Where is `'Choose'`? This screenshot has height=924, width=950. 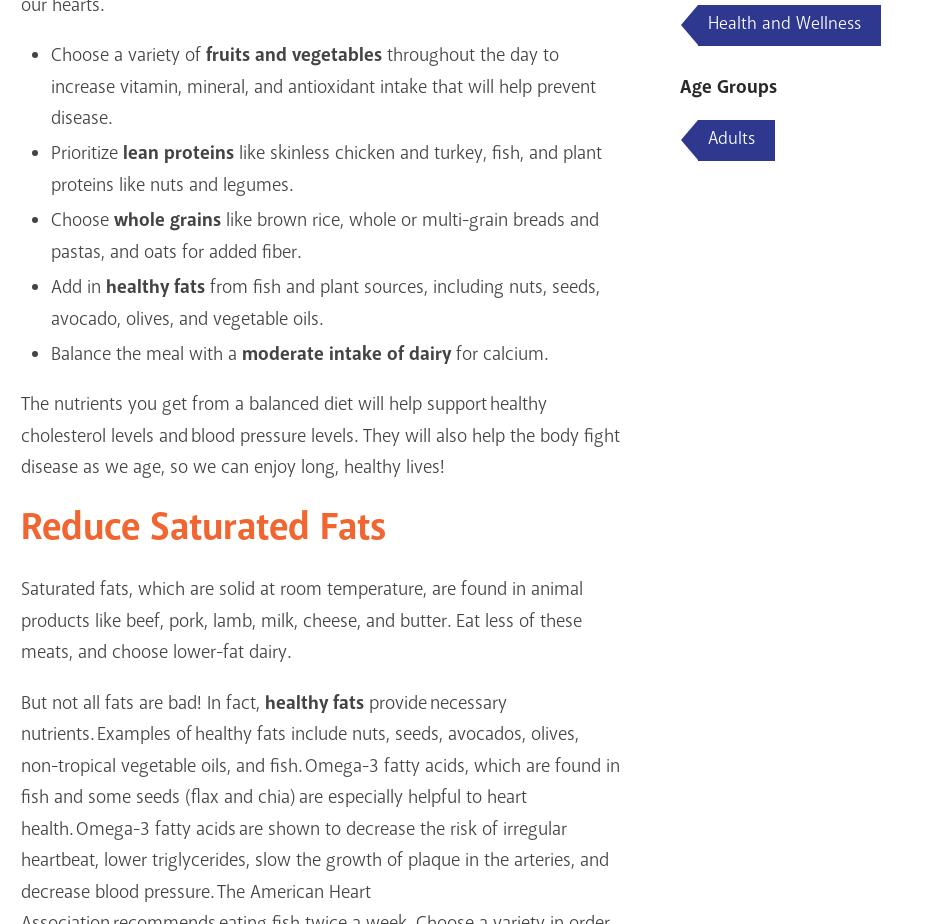
'Choose' is located at coordinates (49, 220).